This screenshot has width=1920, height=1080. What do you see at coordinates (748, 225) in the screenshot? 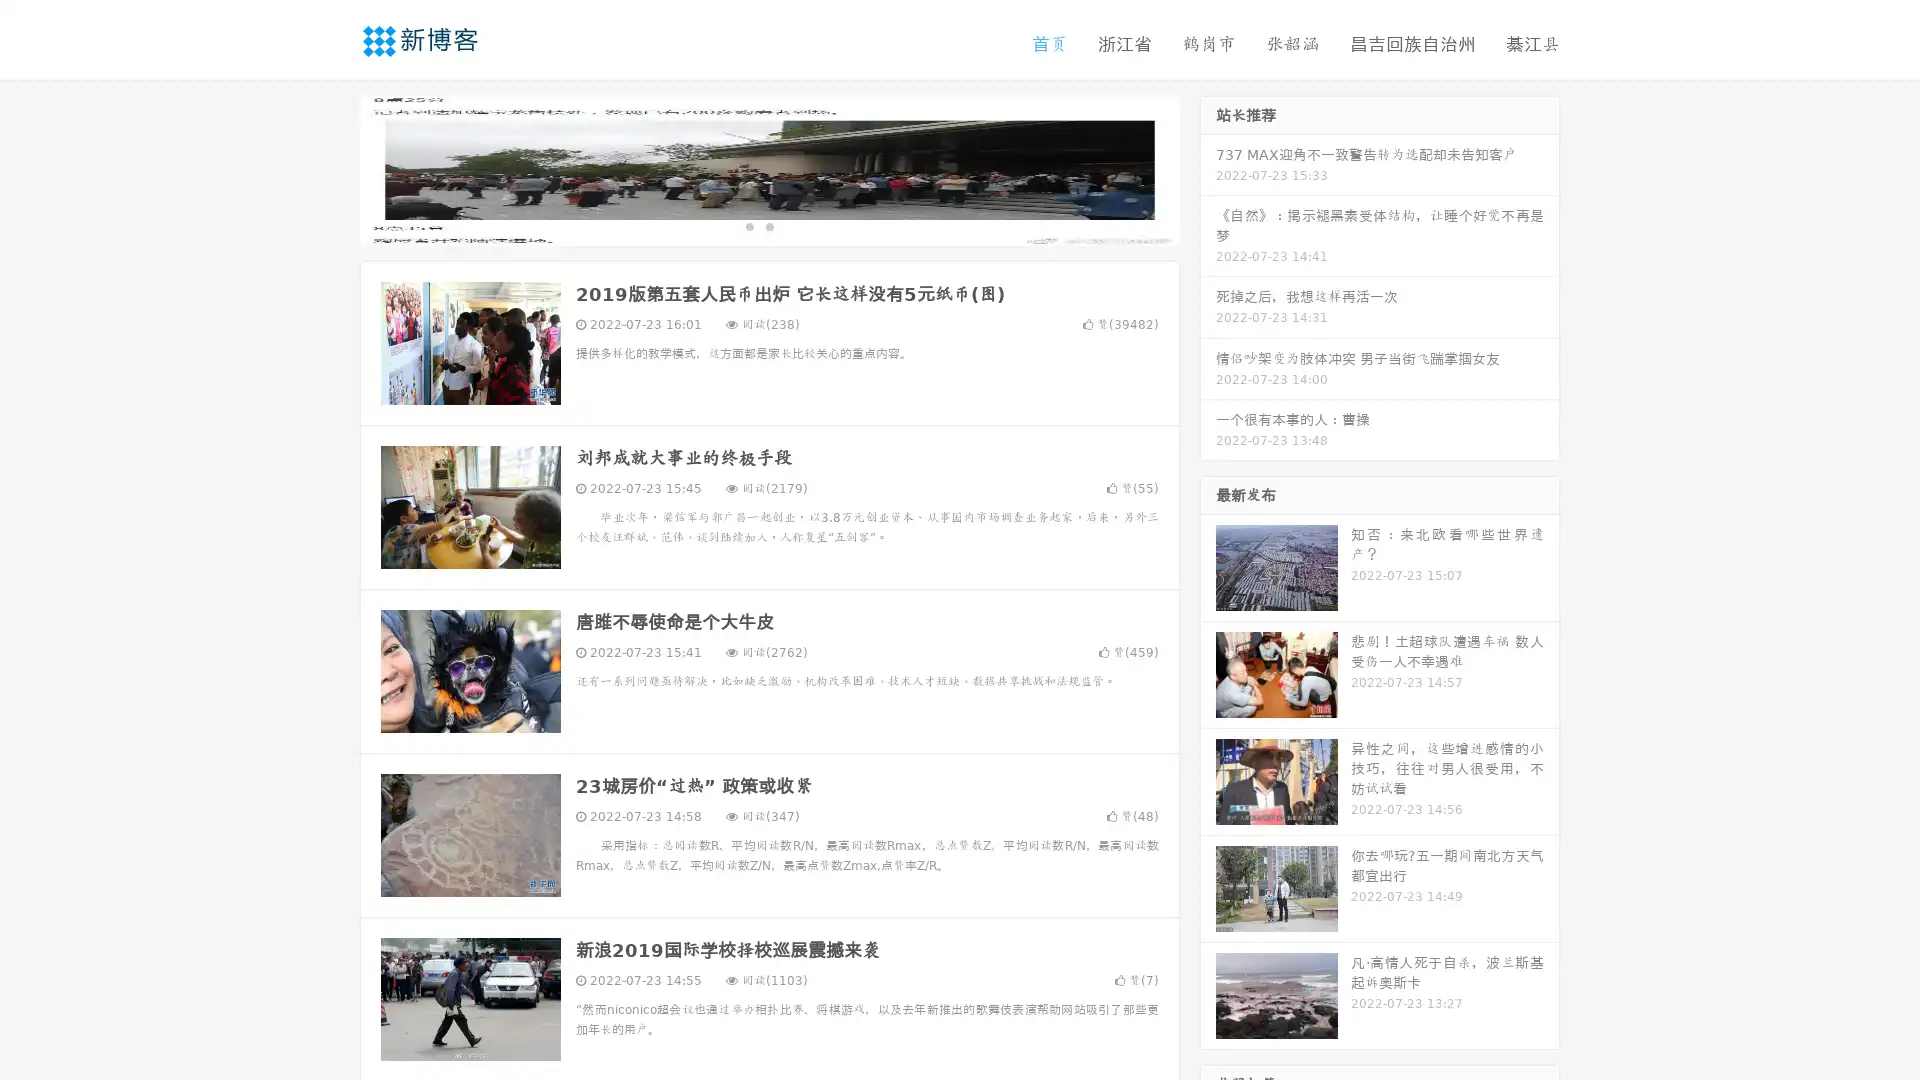
I see `Go to slide 1` at bounding box center [748, 225].